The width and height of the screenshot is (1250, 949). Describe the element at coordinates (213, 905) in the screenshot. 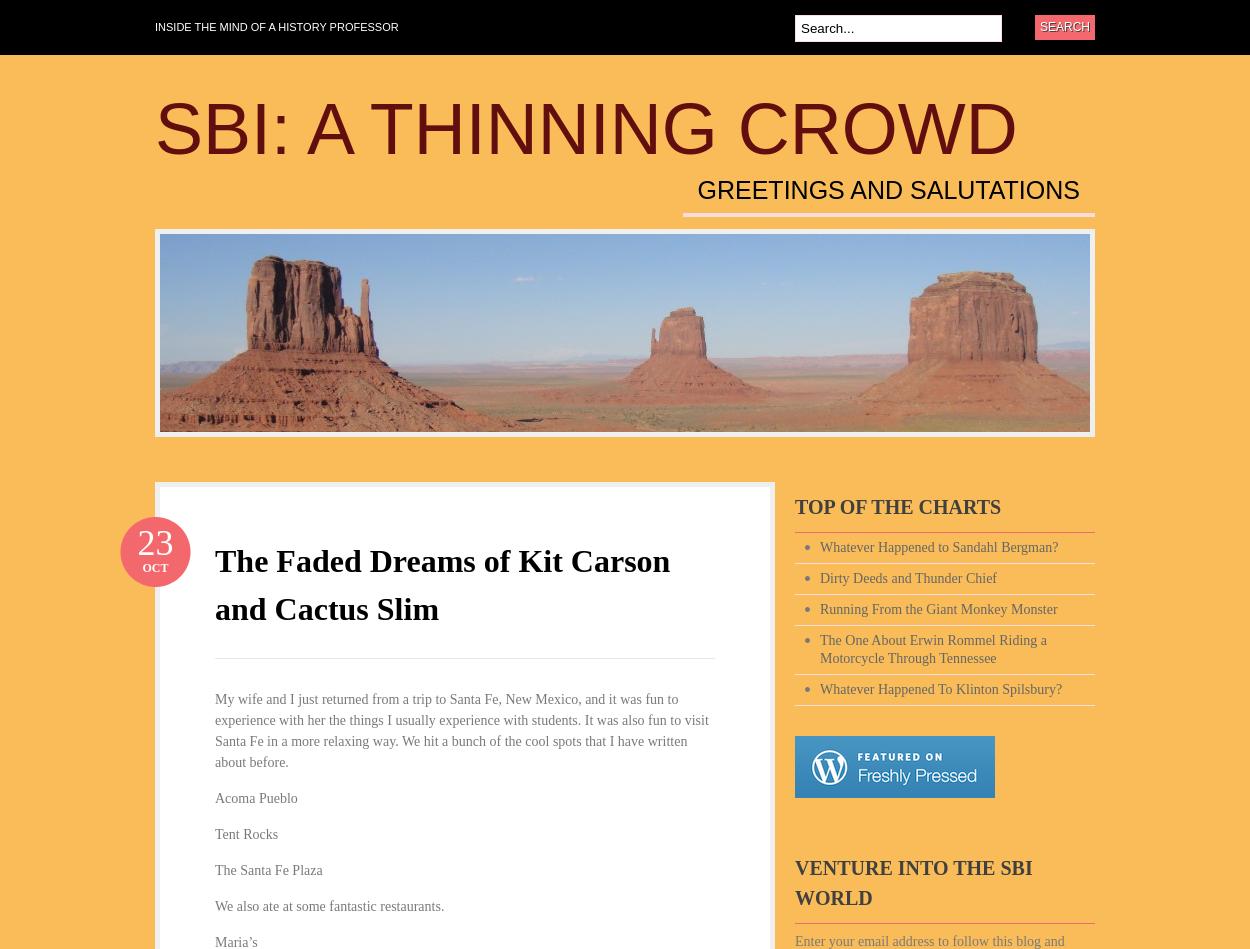

I see `'We also ate at some fantastic restaurants.'` at that location.